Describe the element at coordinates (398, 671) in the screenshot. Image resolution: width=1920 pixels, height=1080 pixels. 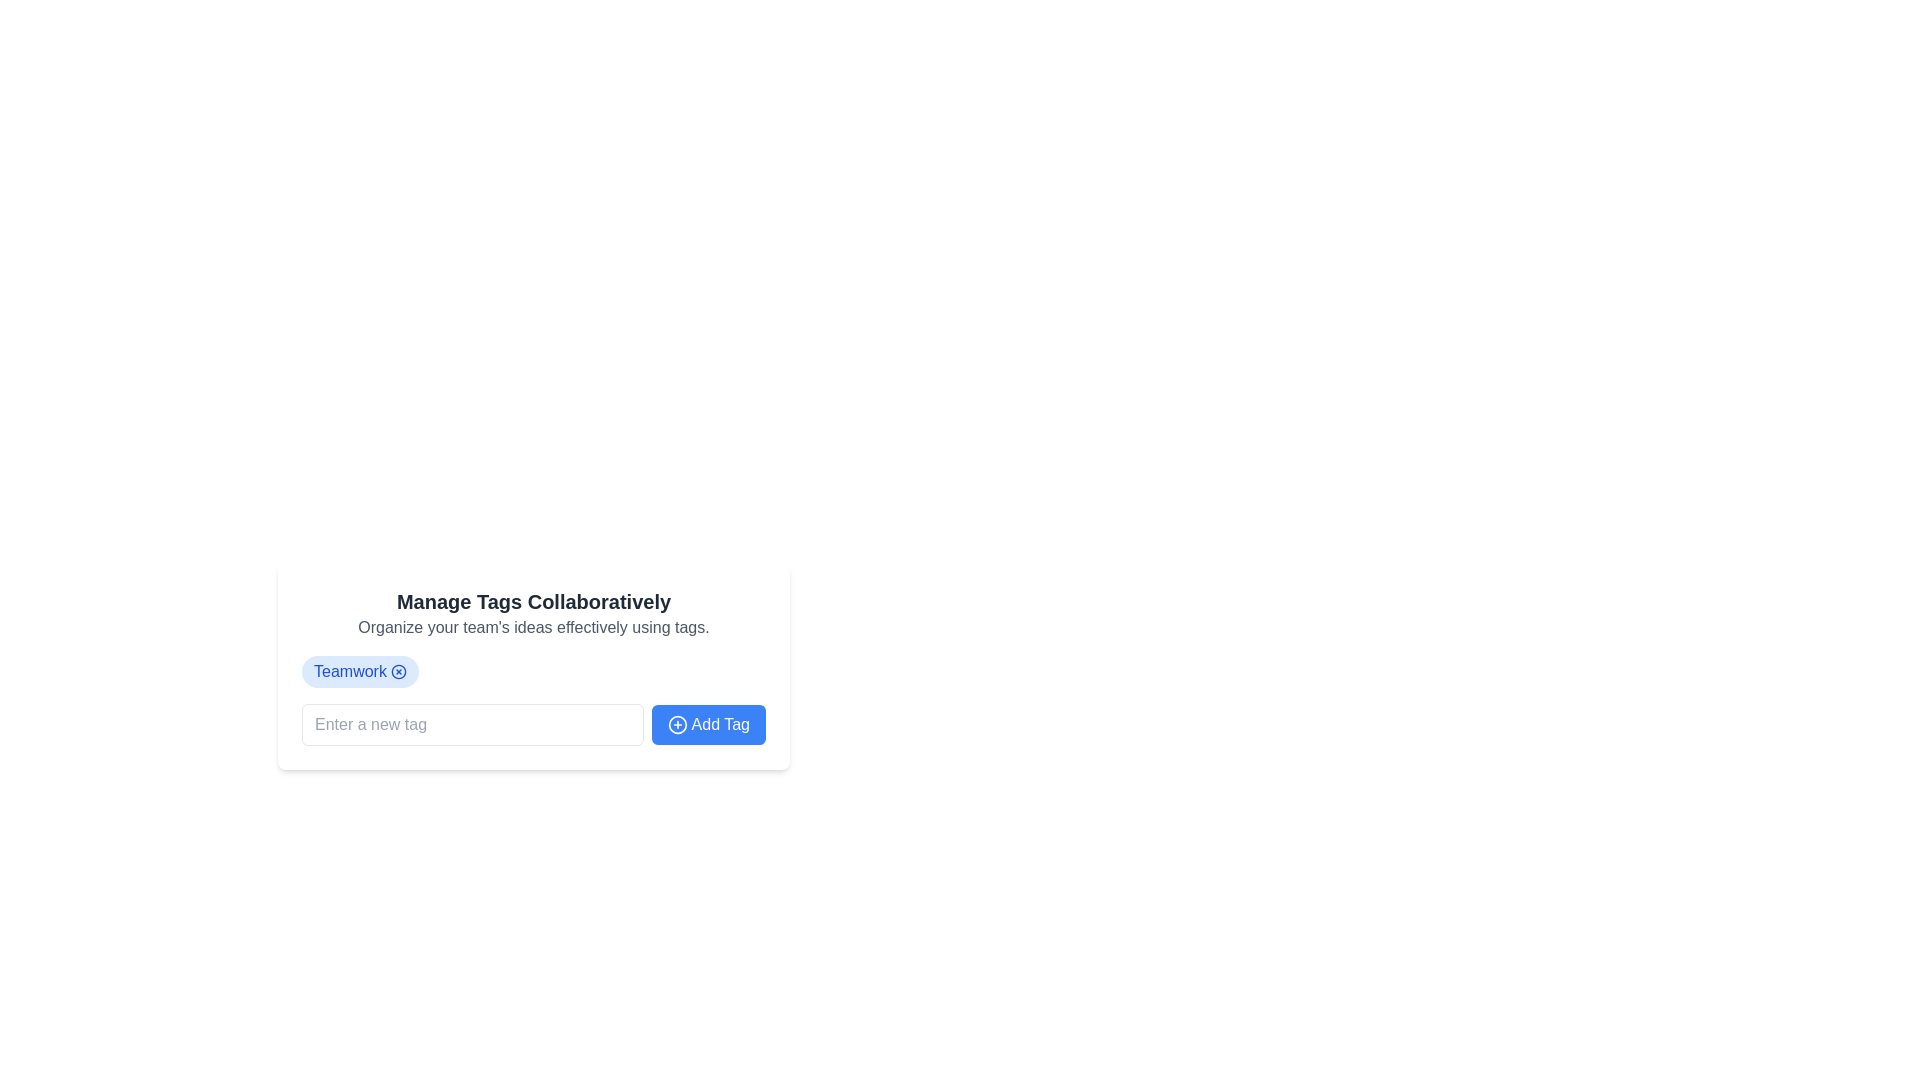
I see `the Close button located on the far-right of the 'Teamwork' tag` at that location.